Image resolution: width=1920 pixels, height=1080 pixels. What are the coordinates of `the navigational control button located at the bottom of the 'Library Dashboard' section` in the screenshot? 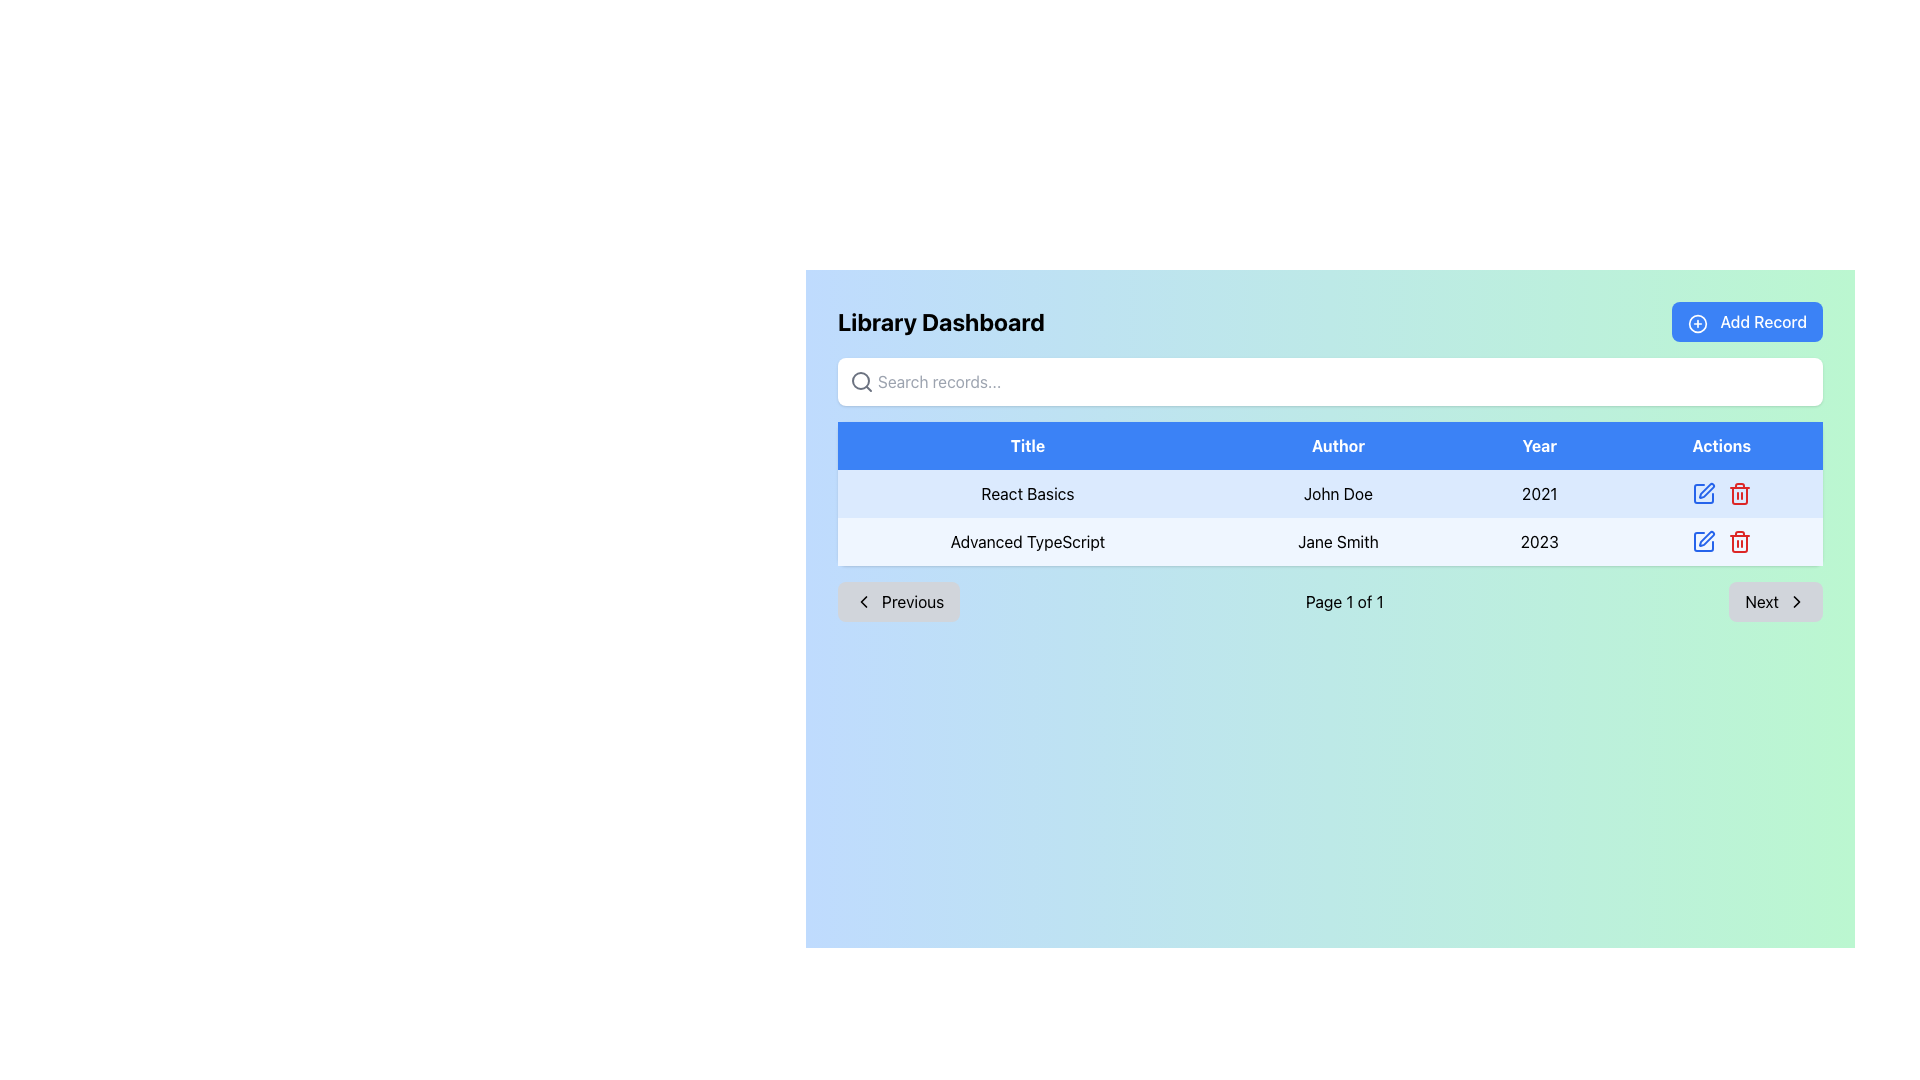 It's located at (898, 600).